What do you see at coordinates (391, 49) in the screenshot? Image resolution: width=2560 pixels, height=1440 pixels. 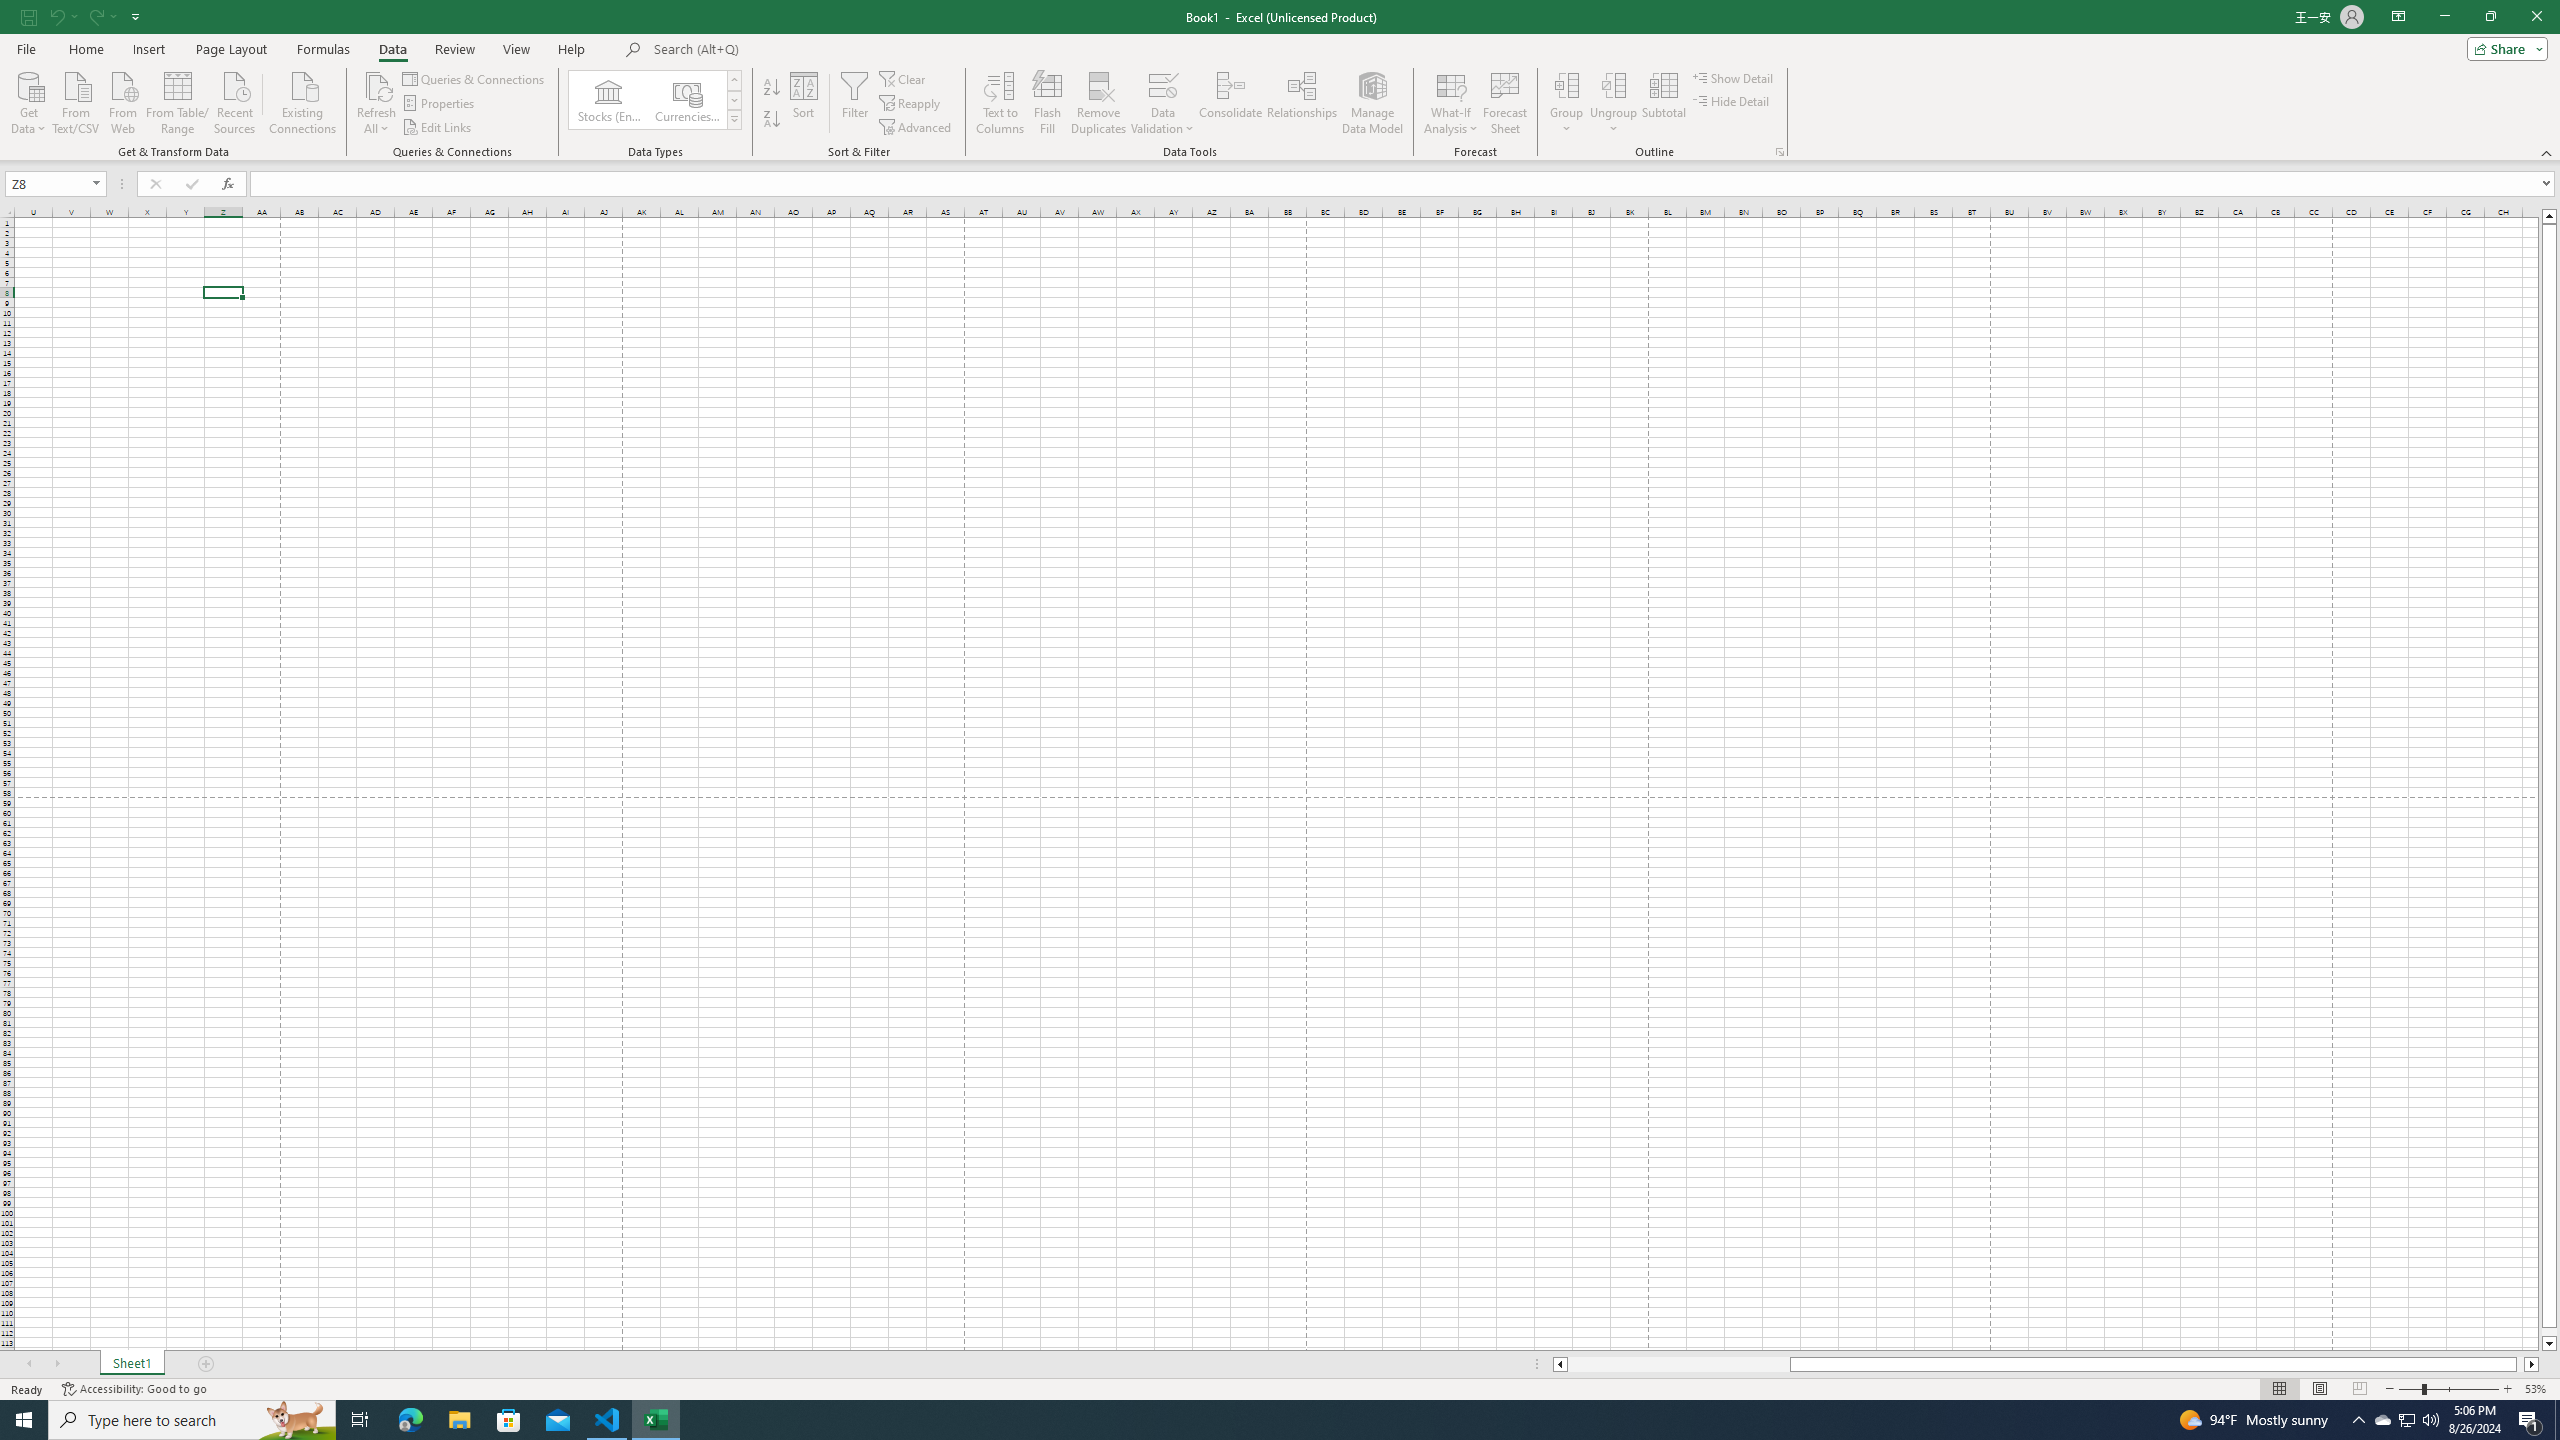 I see `'Data'` at bounding box center [391, 49].